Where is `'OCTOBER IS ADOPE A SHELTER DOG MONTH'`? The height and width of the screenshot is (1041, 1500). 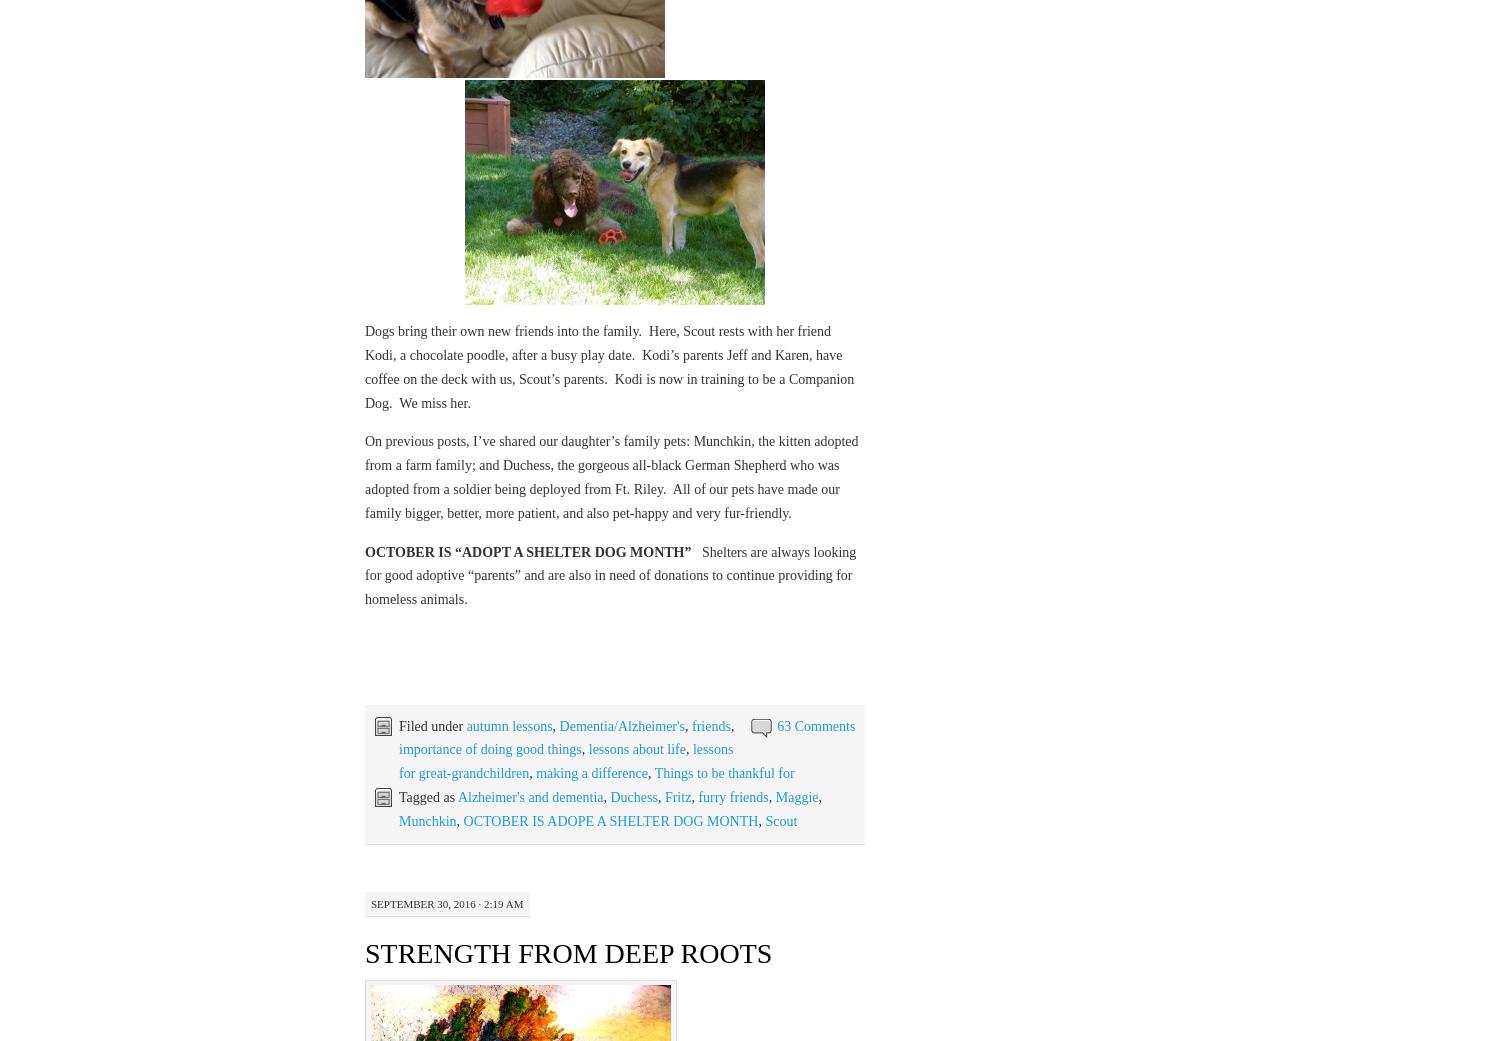
'OCTOBER IS ADOPE A SHELTER DOG MONTH' is located at coordinates (609, 820).